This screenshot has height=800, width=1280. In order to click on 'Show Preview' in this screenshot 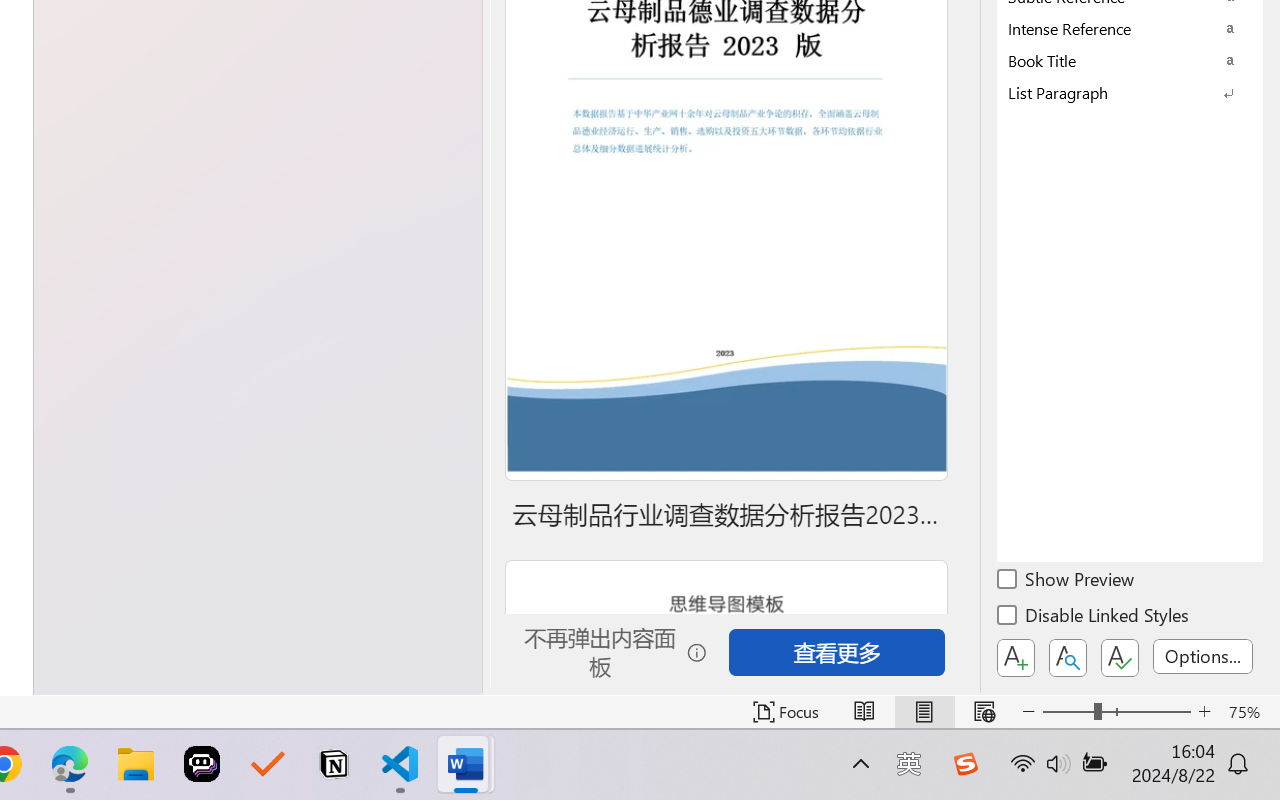, I will do `click(1066, 581)`.